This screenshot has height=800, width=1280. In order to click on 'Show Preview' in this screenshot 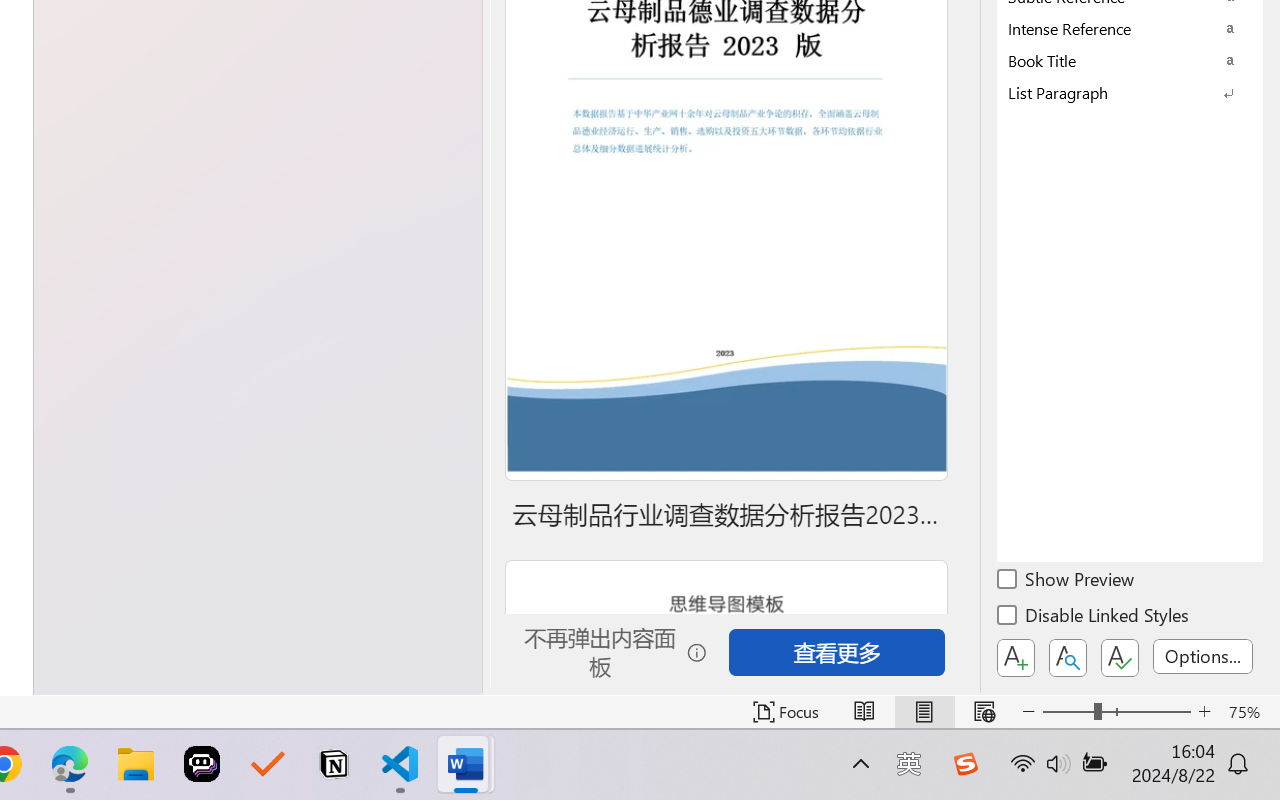, I will do `click(1066, 581)`.